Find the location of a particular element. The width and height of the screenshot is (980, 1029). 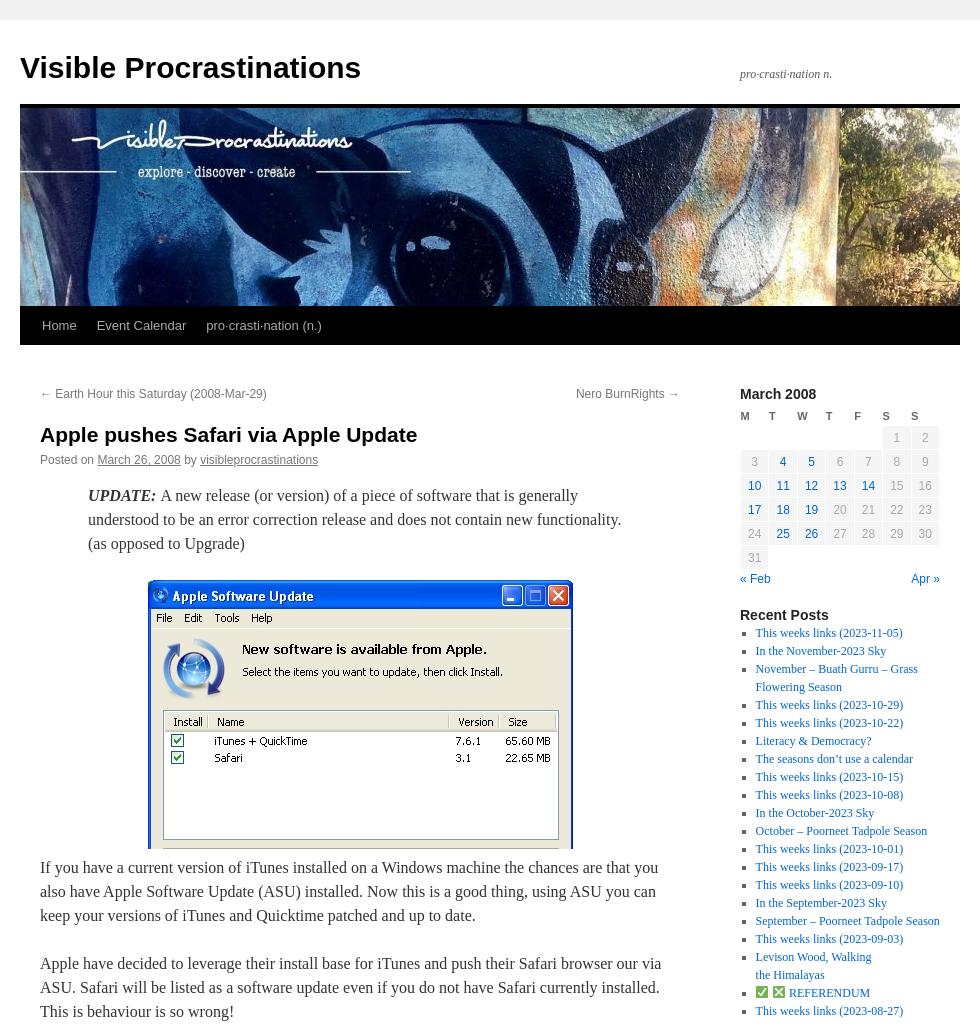

'15' is located at coordinates (896, 485).